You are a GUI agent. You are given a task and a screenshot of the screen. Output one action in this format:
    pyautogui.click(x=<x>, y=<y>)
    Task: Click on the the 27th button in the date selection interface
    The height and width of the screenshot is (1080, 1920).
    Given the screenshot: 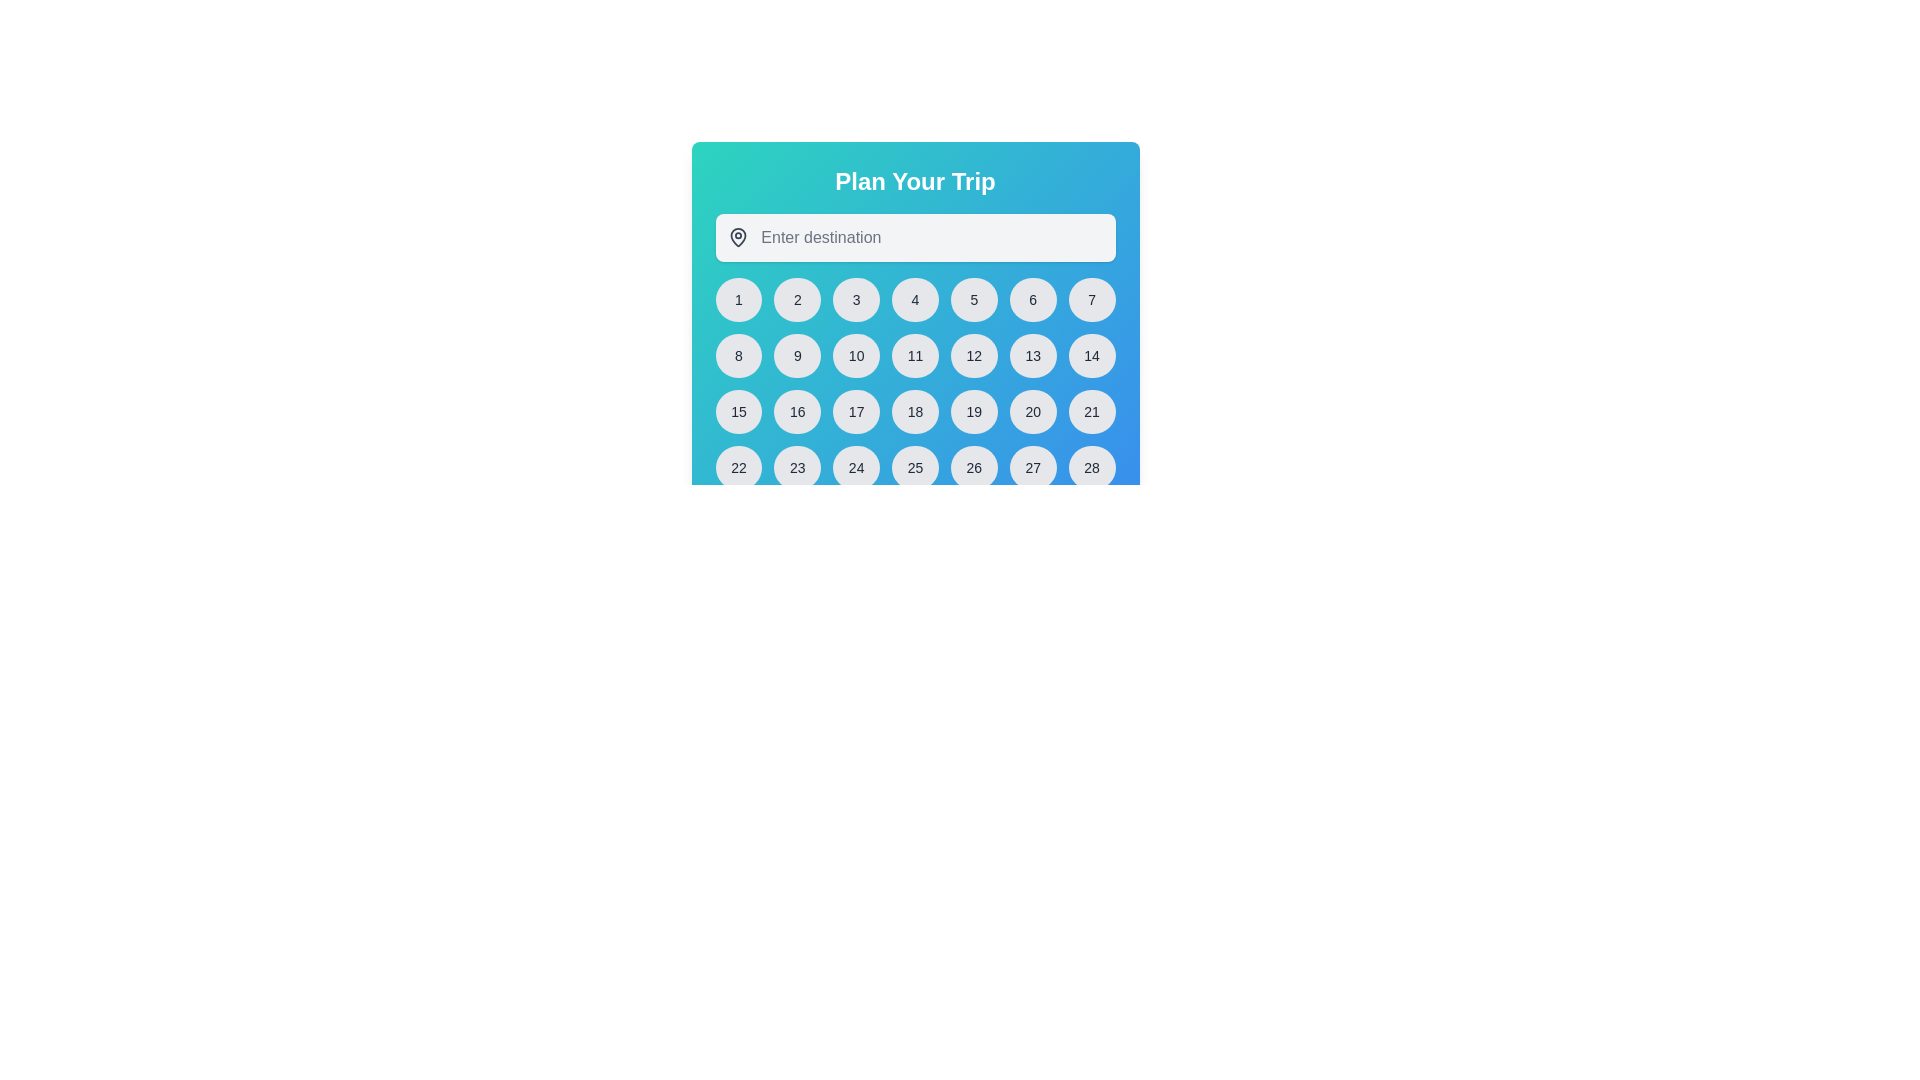 What is the action you would take?
    pyautogui.click(x=1033, y=467)
    